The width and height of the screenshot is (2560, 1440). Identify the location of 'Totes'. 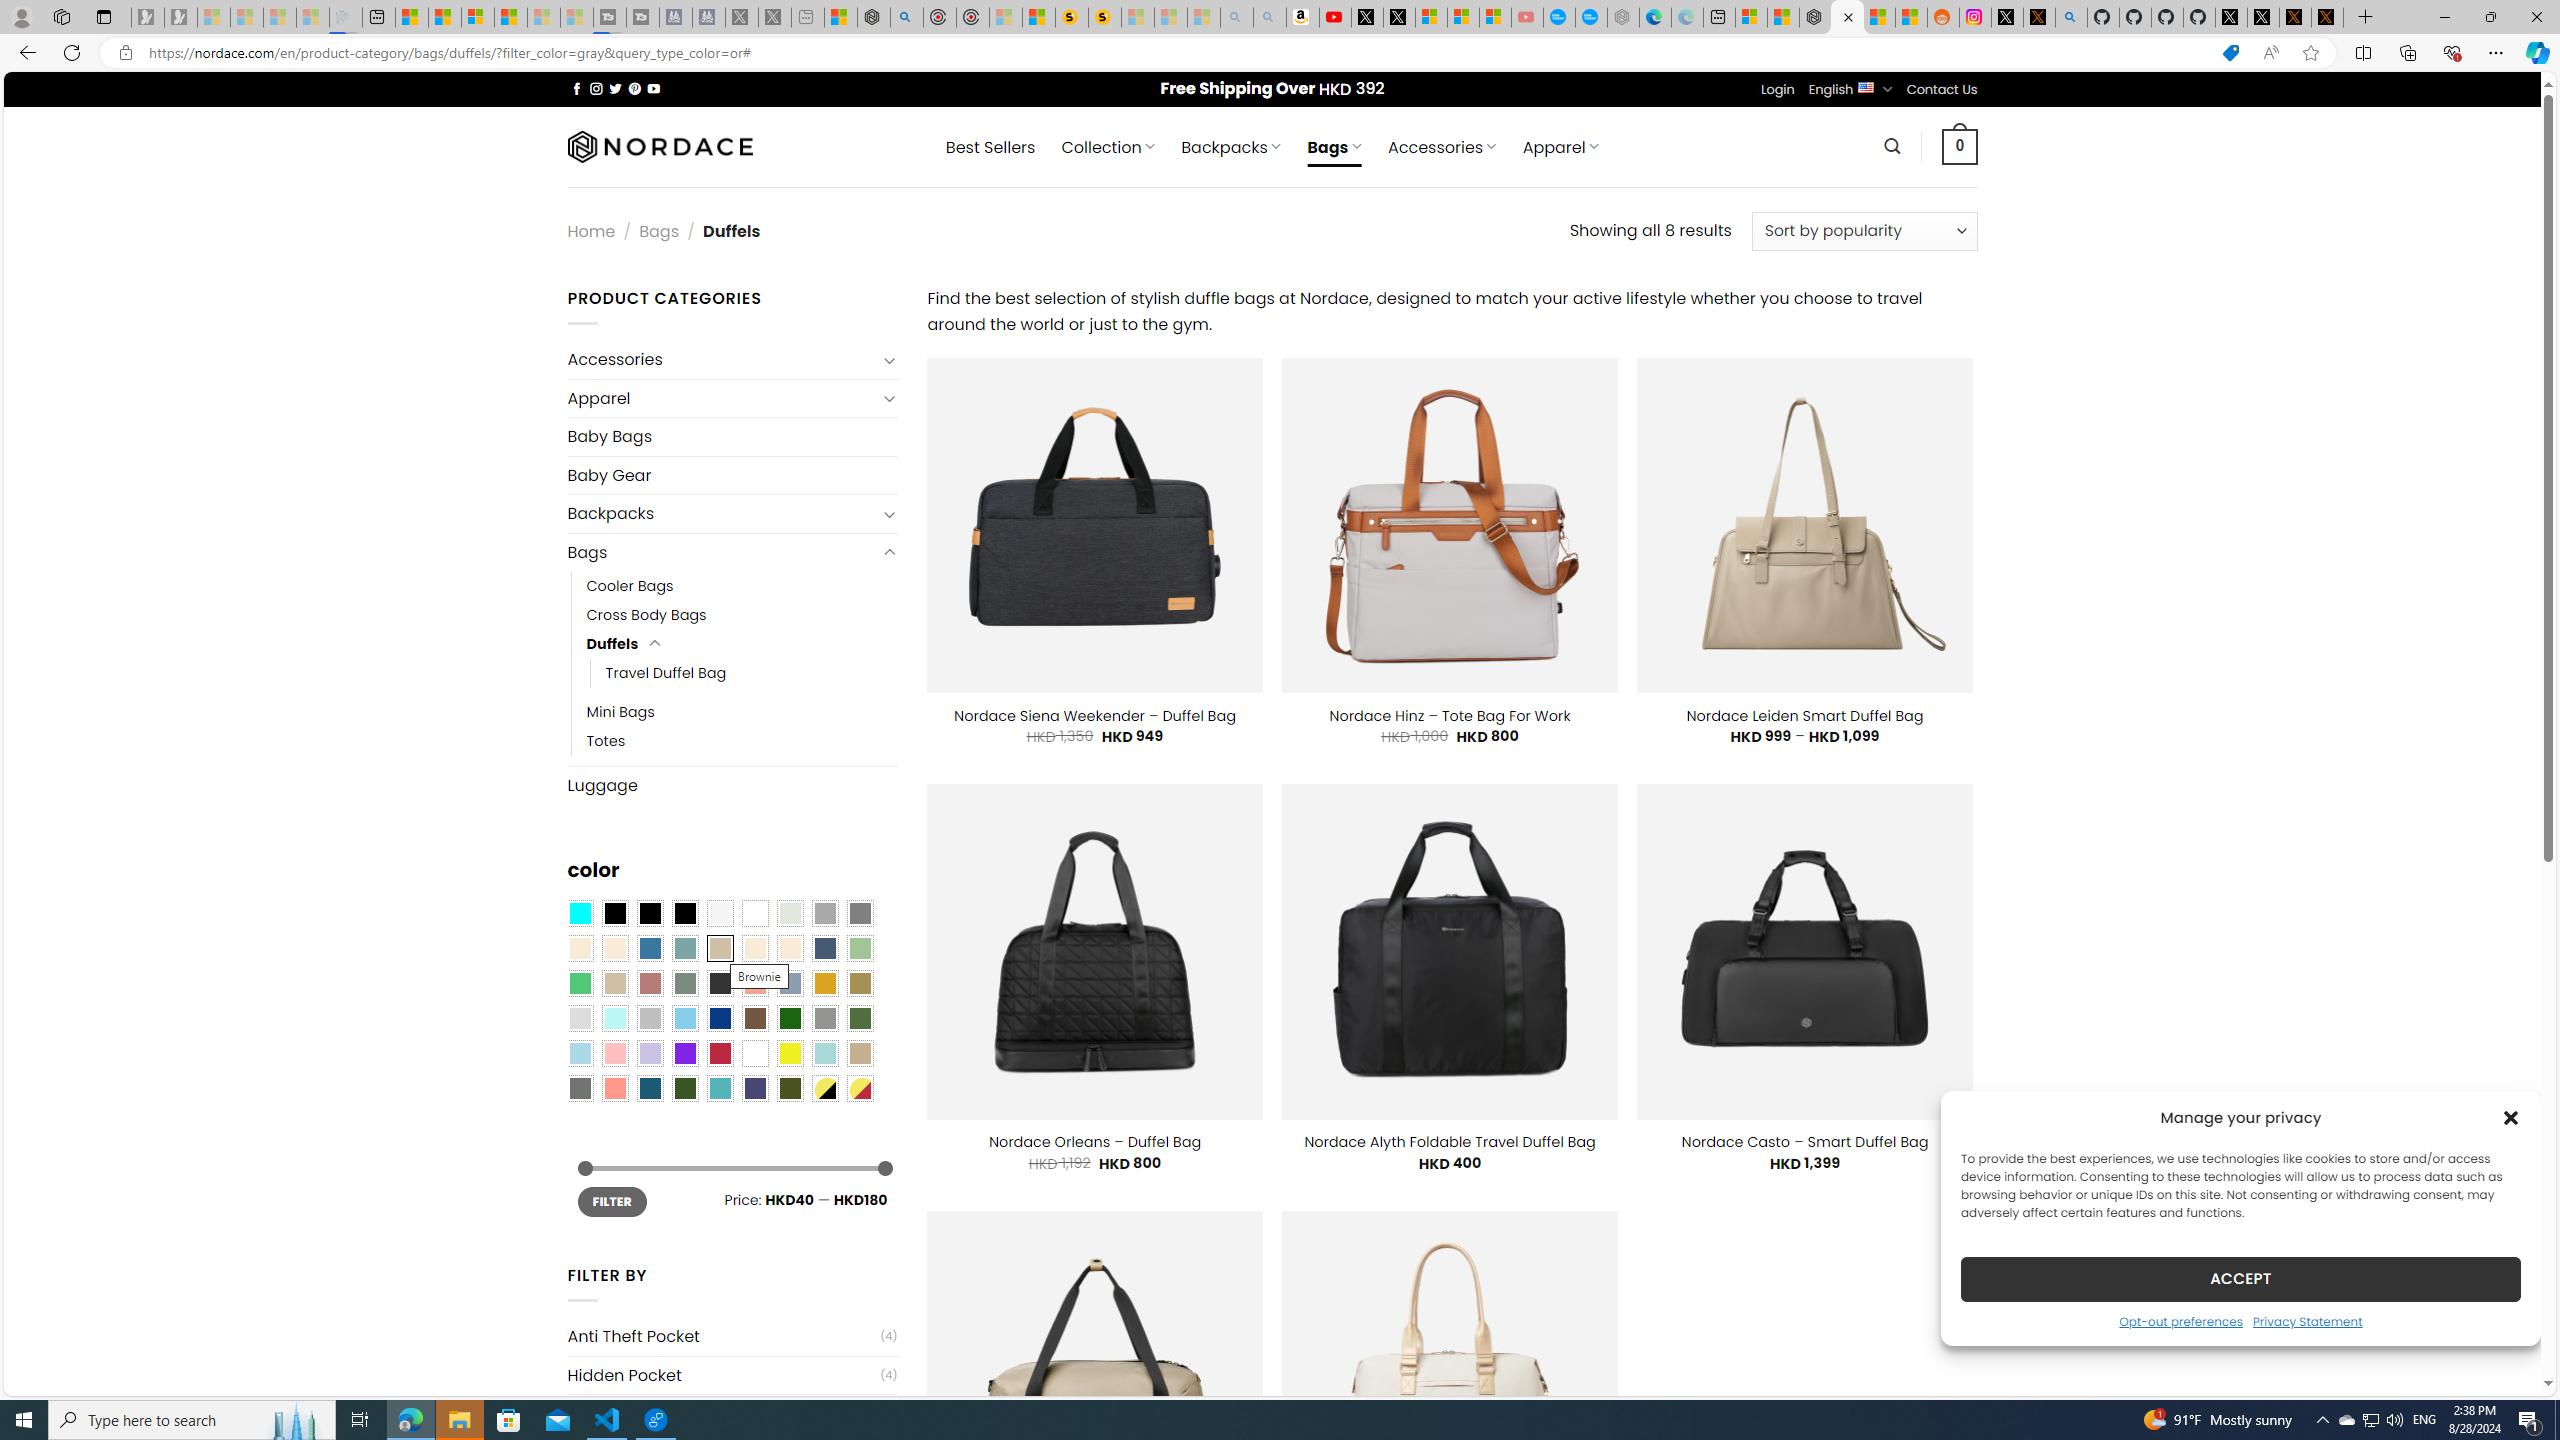
(606, 739).